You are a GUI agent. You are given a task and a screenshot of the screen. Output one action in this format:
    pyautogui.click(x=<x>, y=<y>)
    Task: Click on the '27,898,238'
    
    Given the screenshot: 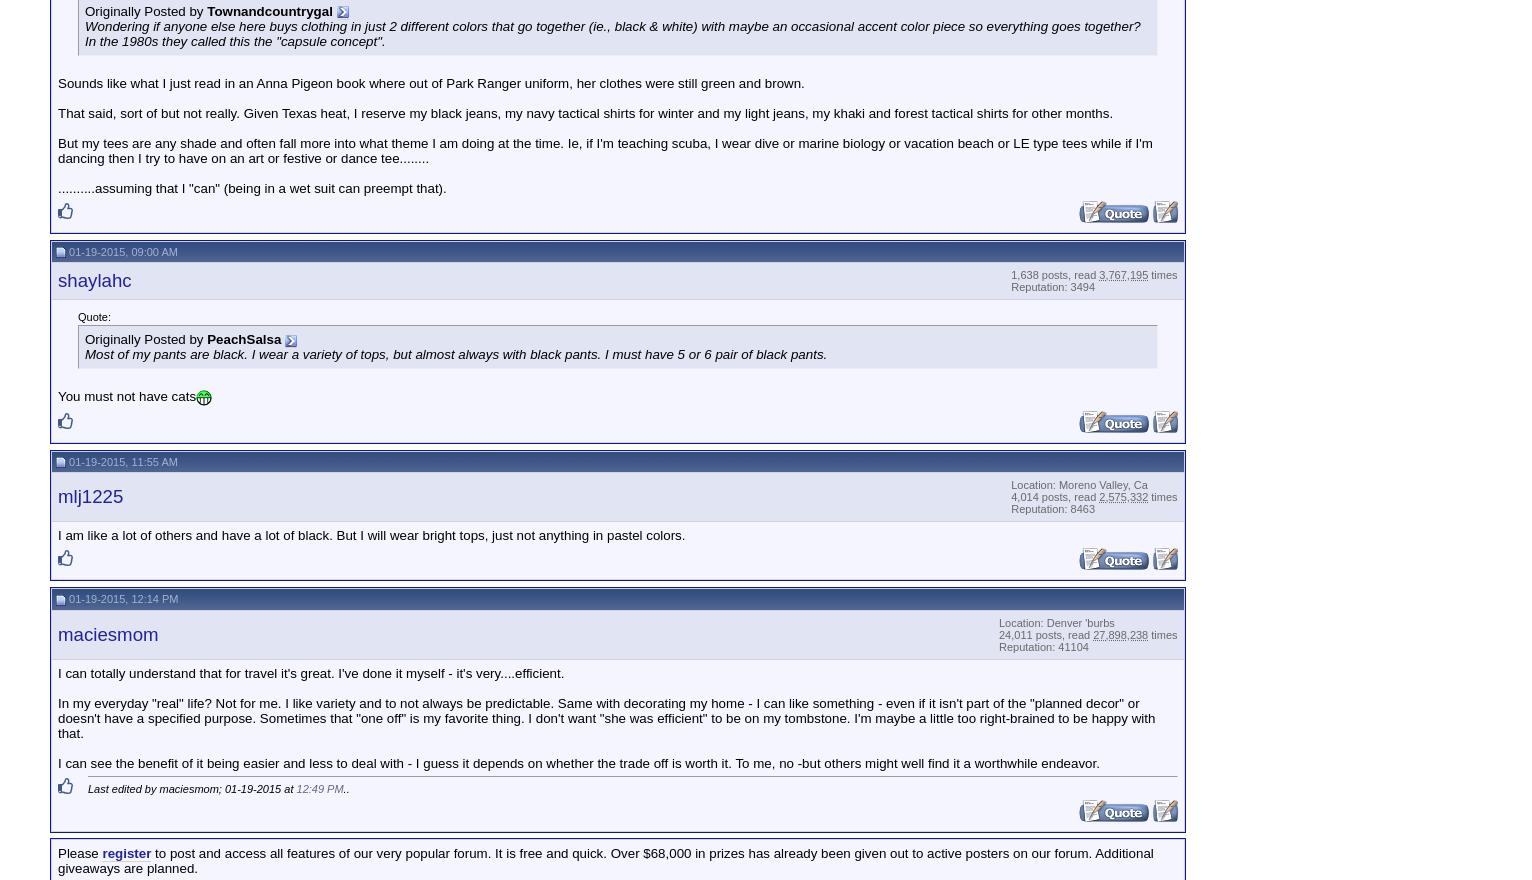 What is the action you would take?
    pyautogui.click(x=1119, y=634)
    